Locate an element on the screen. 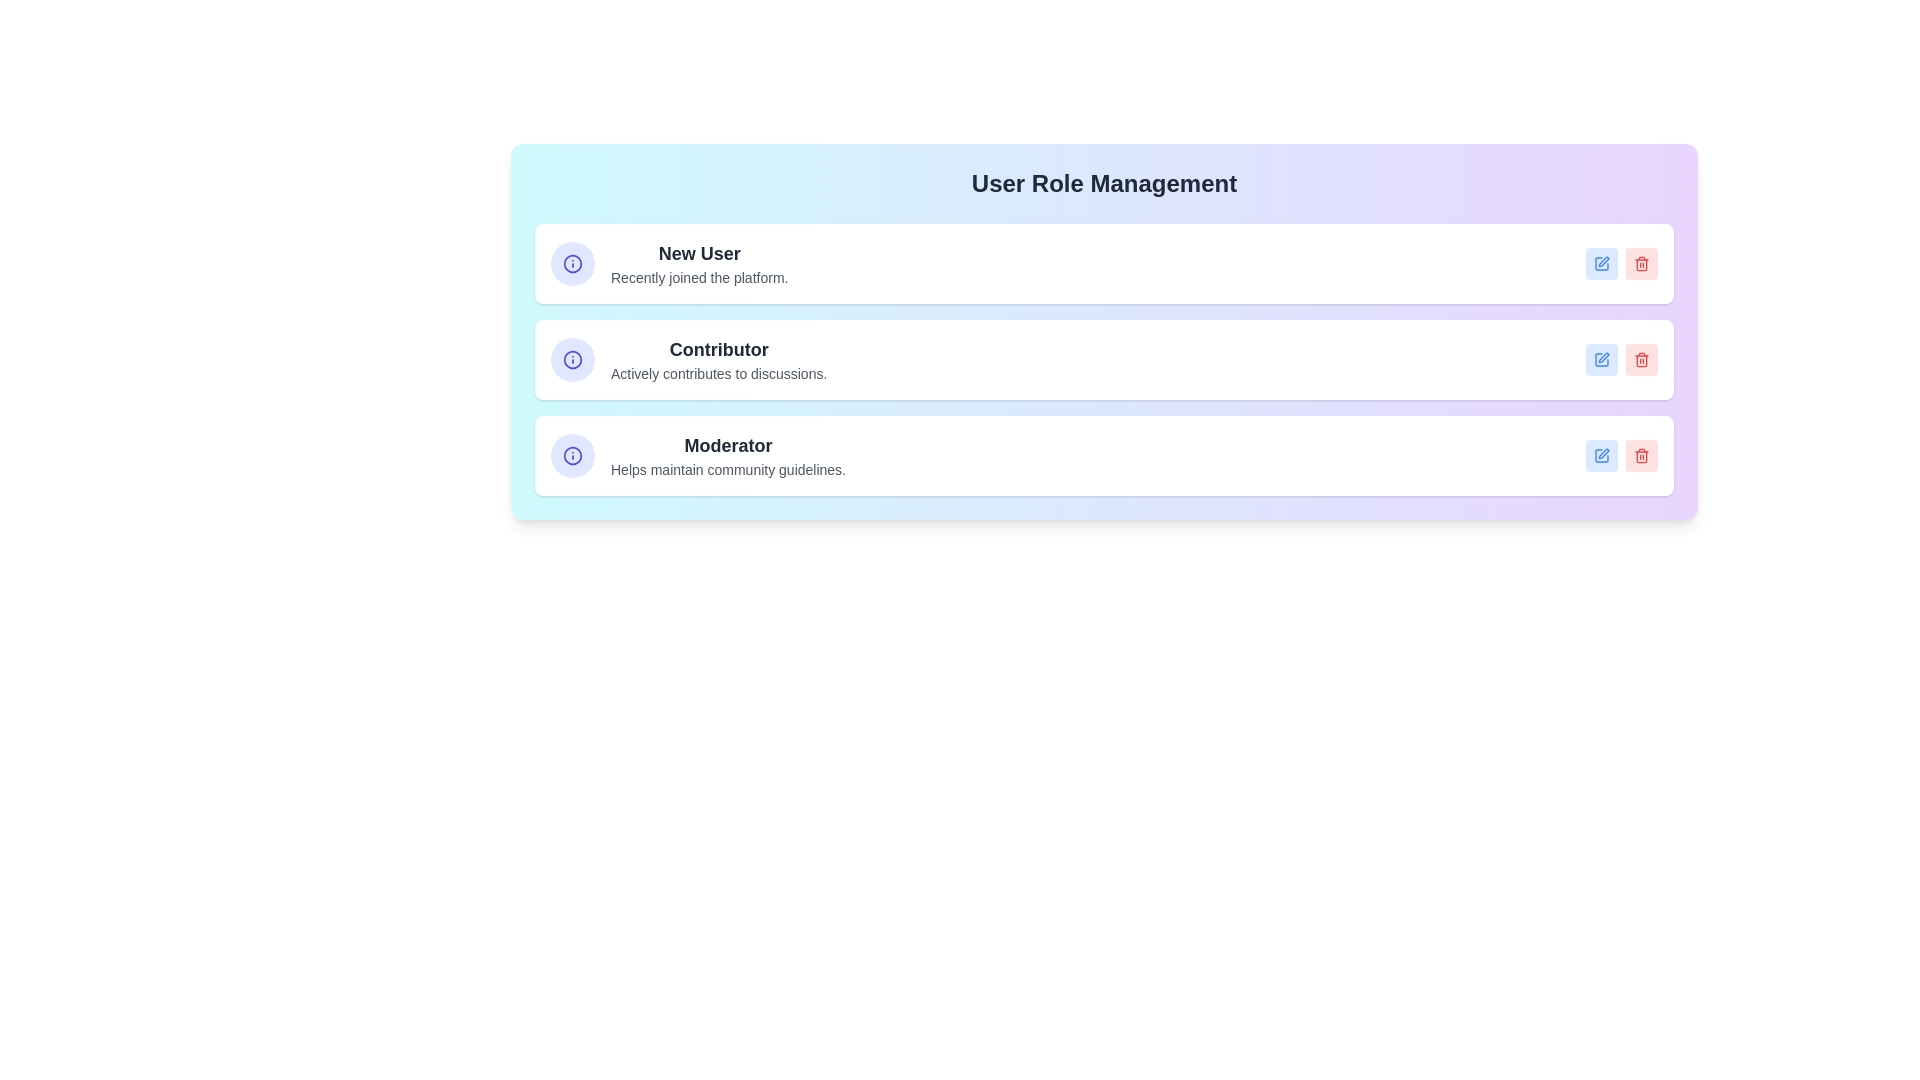 Image resolution: width=1920 pixels, height=1080 pixels. the edit button for the tag Contributor is located at coordinates (1602, 358).